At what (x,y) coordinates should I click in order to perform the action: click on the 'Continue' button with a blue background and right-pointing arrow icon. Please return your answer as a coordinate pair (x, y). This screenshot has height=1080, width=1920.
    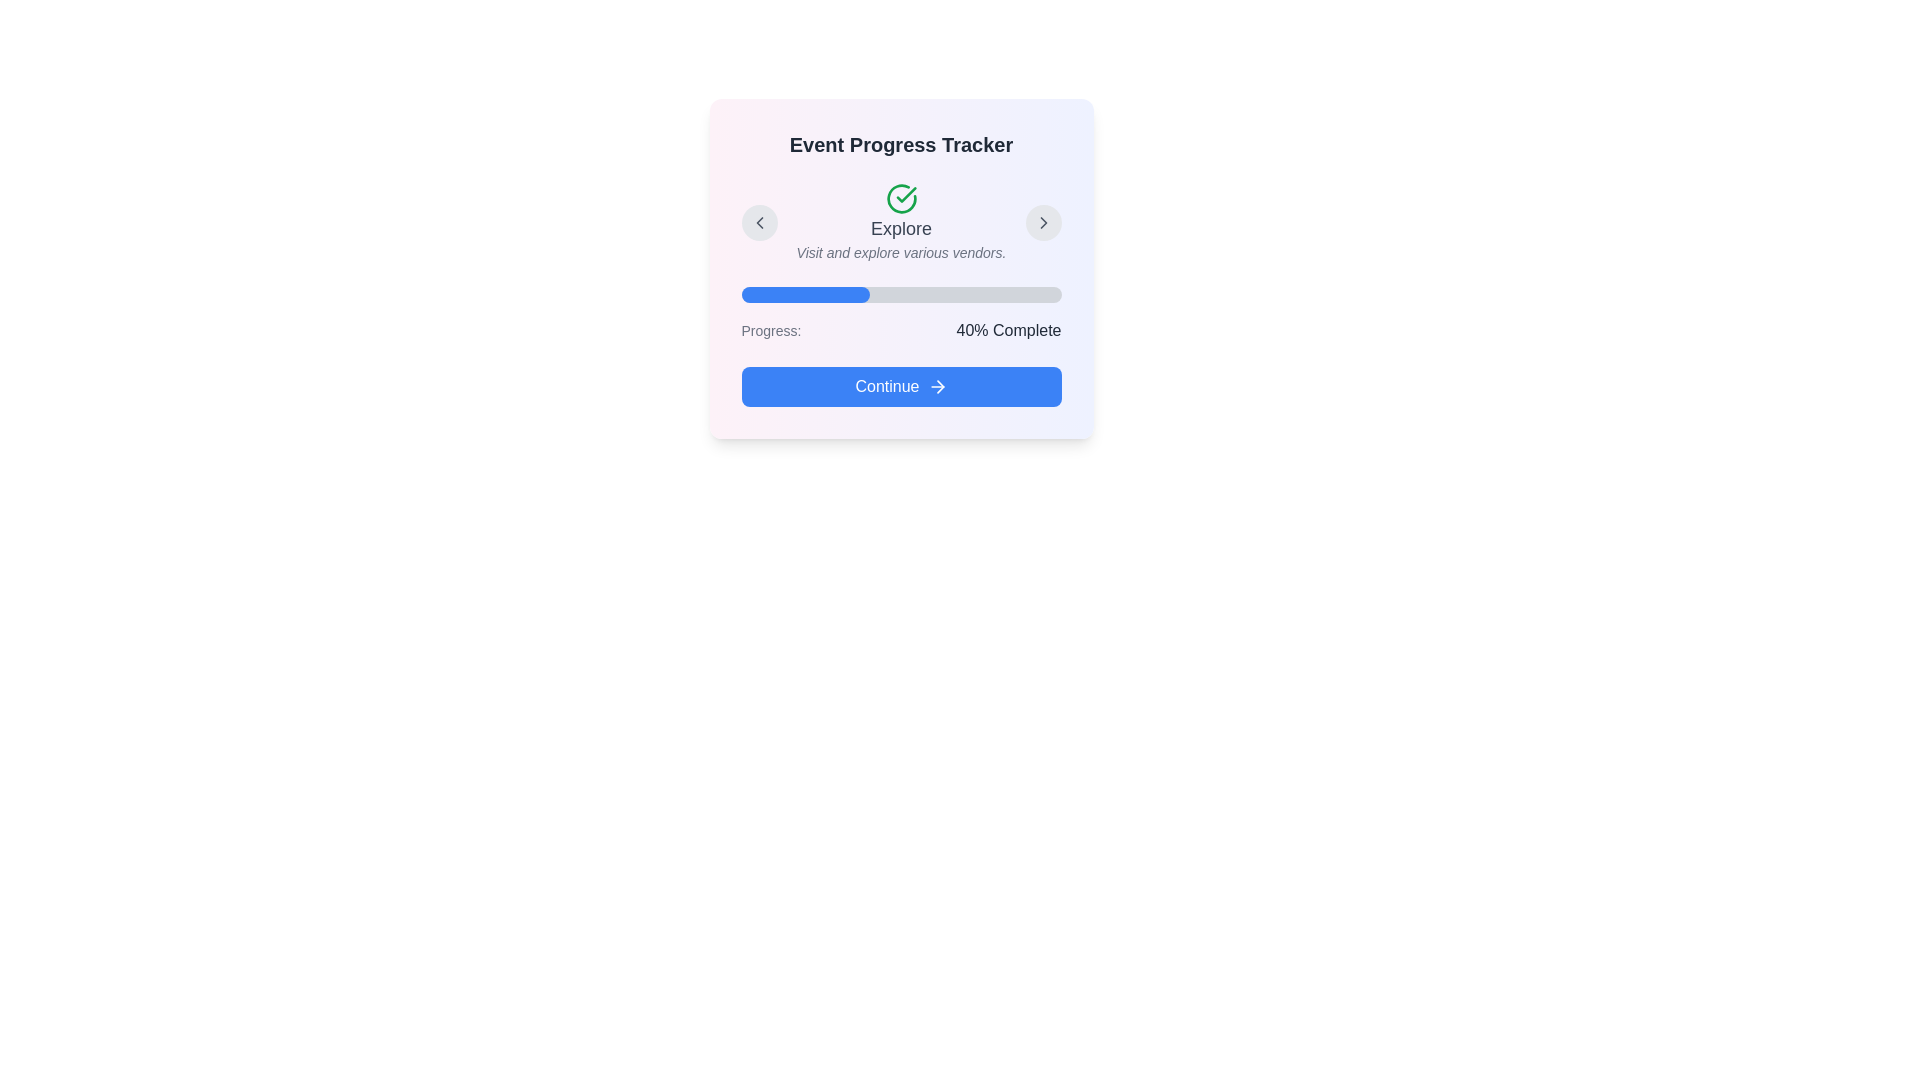
    Looking at the image, I should click on (900, 386).